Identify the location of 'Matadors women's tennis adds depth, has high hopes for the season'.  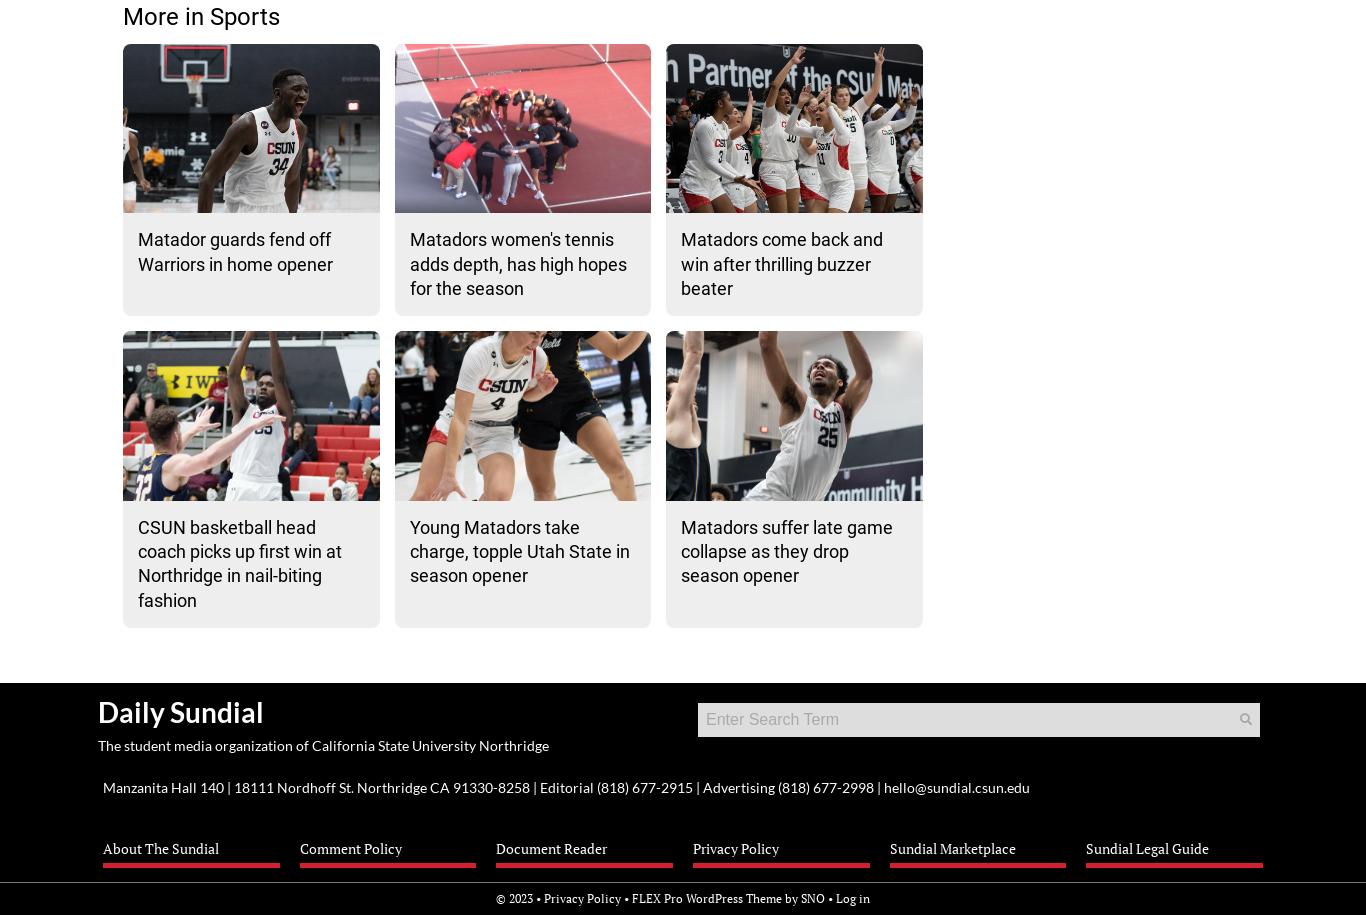
(517, 262).